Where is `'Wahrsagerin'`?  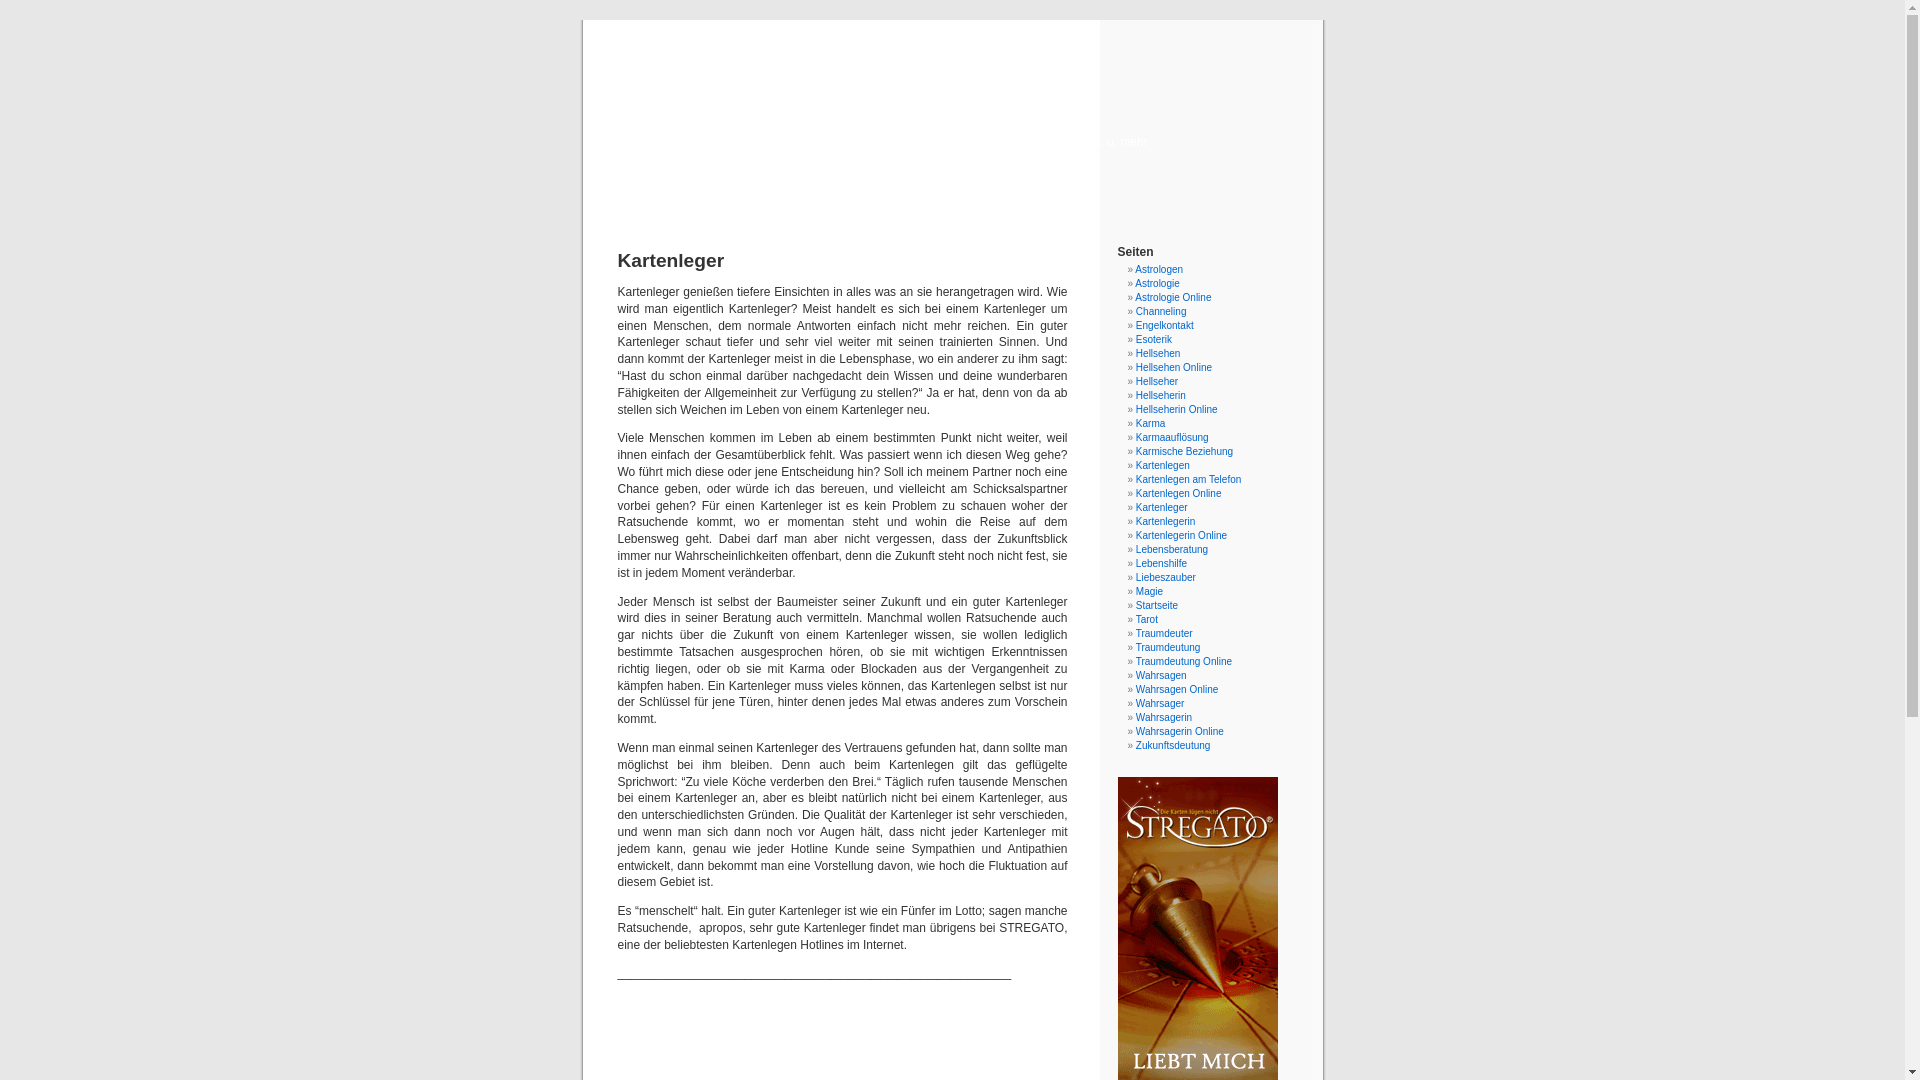 'Wahrsagerin' is located at coordinates (1163, 716).